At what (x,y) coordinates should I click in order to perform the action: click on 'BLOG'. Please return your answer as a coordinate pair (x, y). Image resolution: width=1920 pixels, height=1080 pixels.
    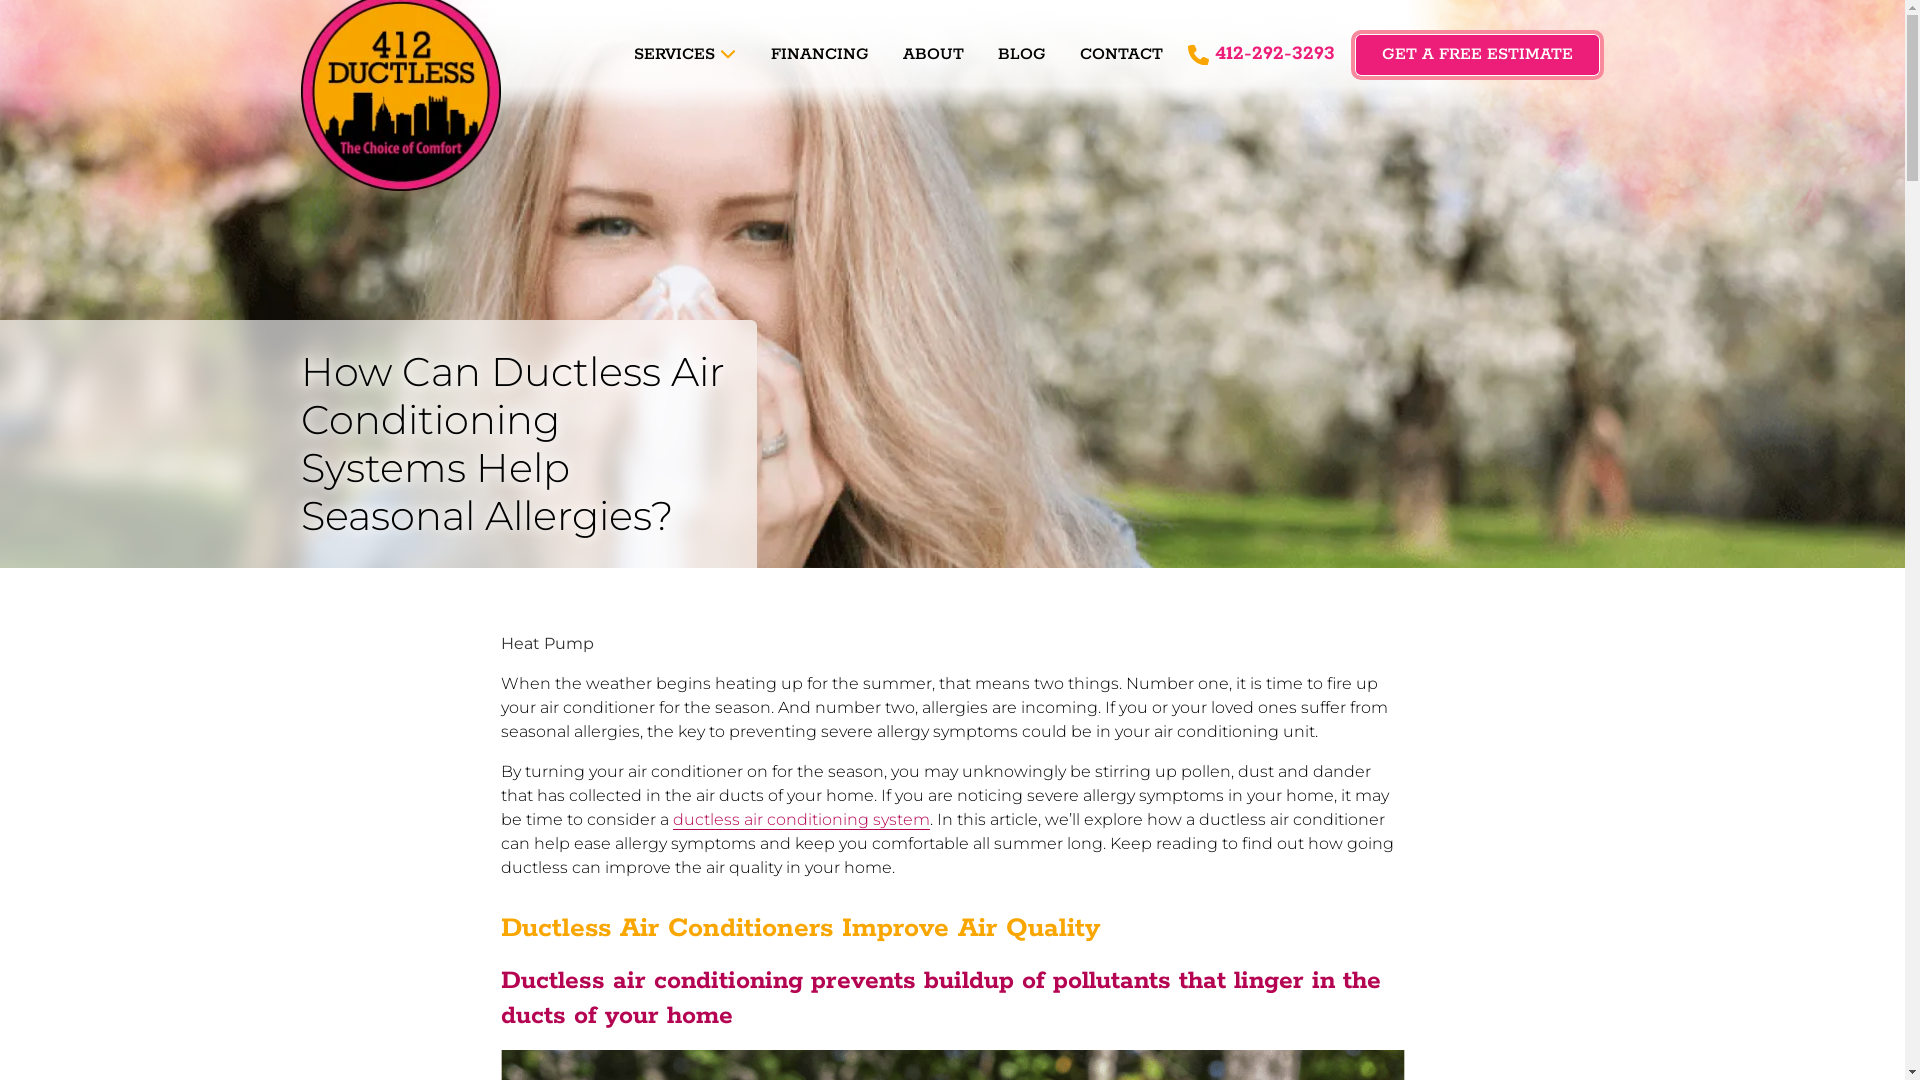
    Looking at the image, I should click on (1022, 54).